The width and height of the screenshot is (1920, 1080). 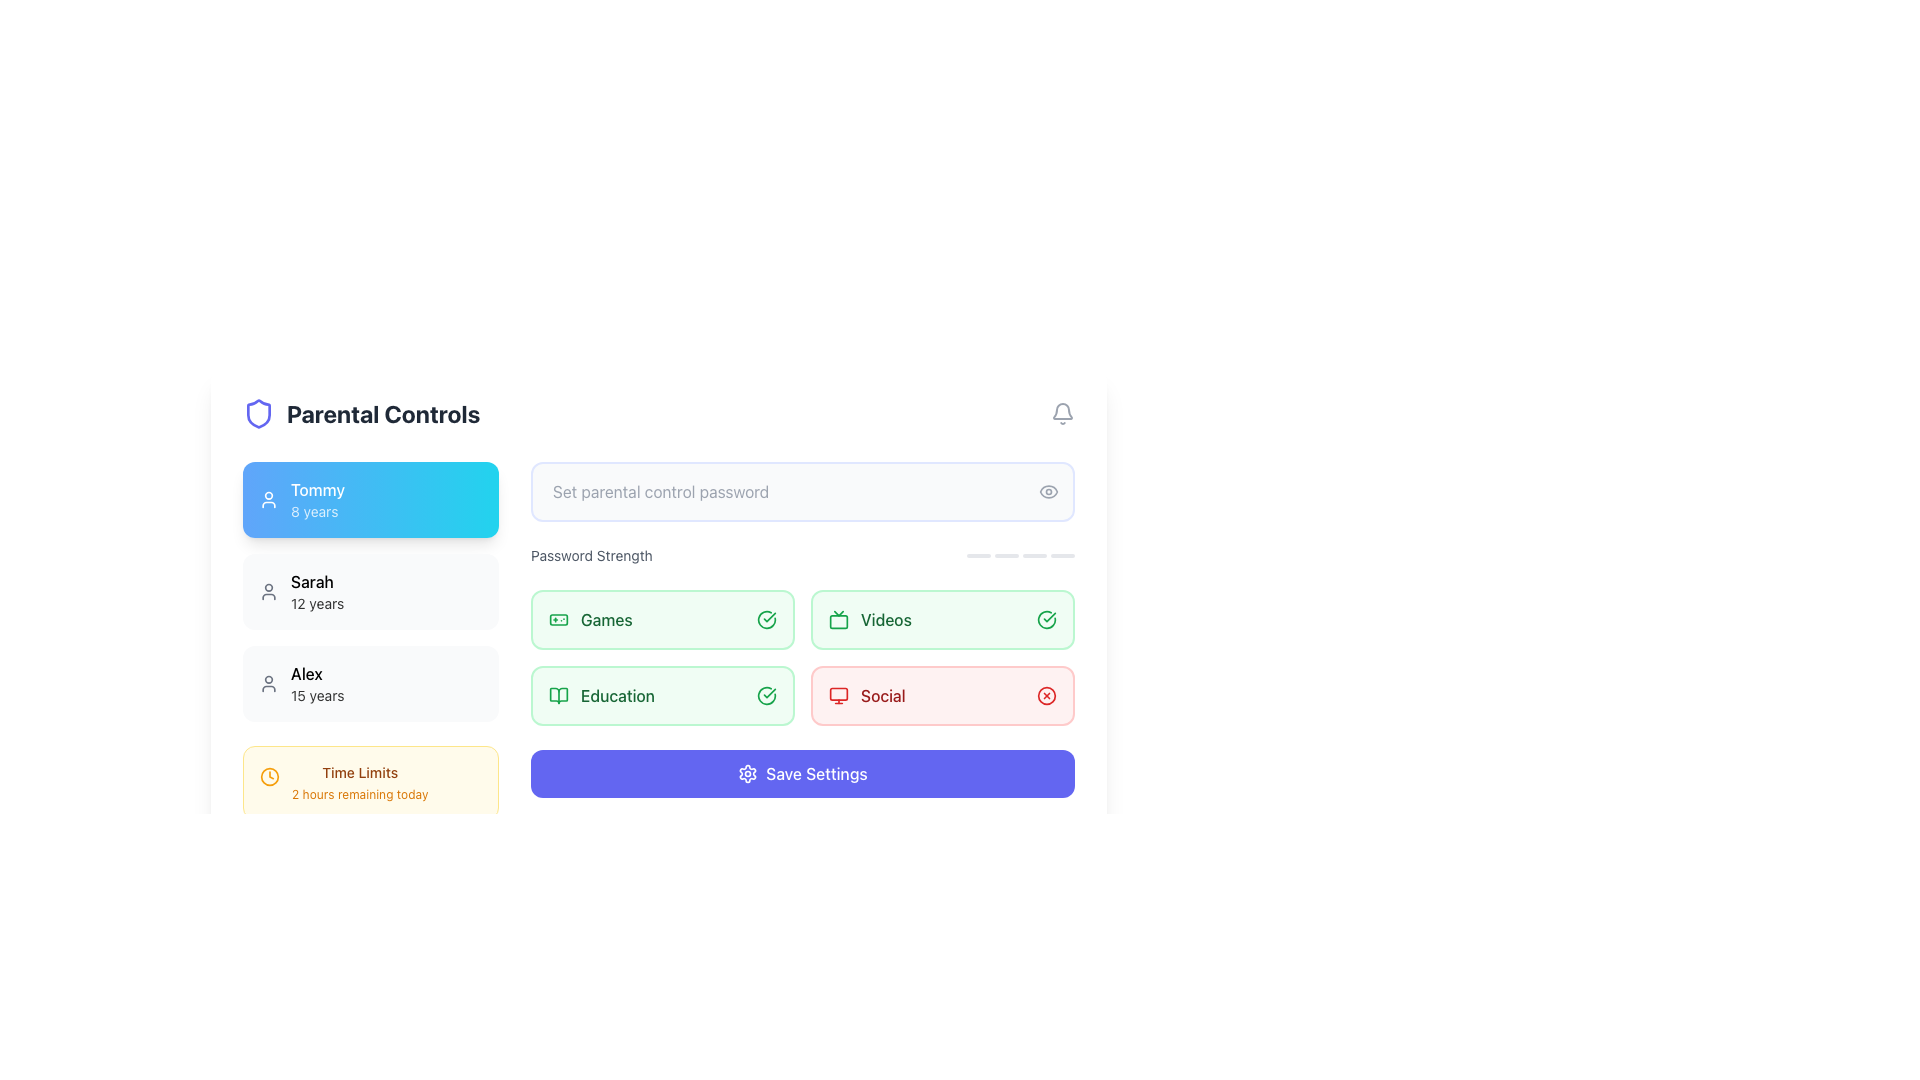 What do you see at coordinates (658, 608) in the screenshot?
I see `the selectable option card for game access in the parental controls interface, located at the top-left cell under the 'Password Strength' section` at bounding box center [658, 608].